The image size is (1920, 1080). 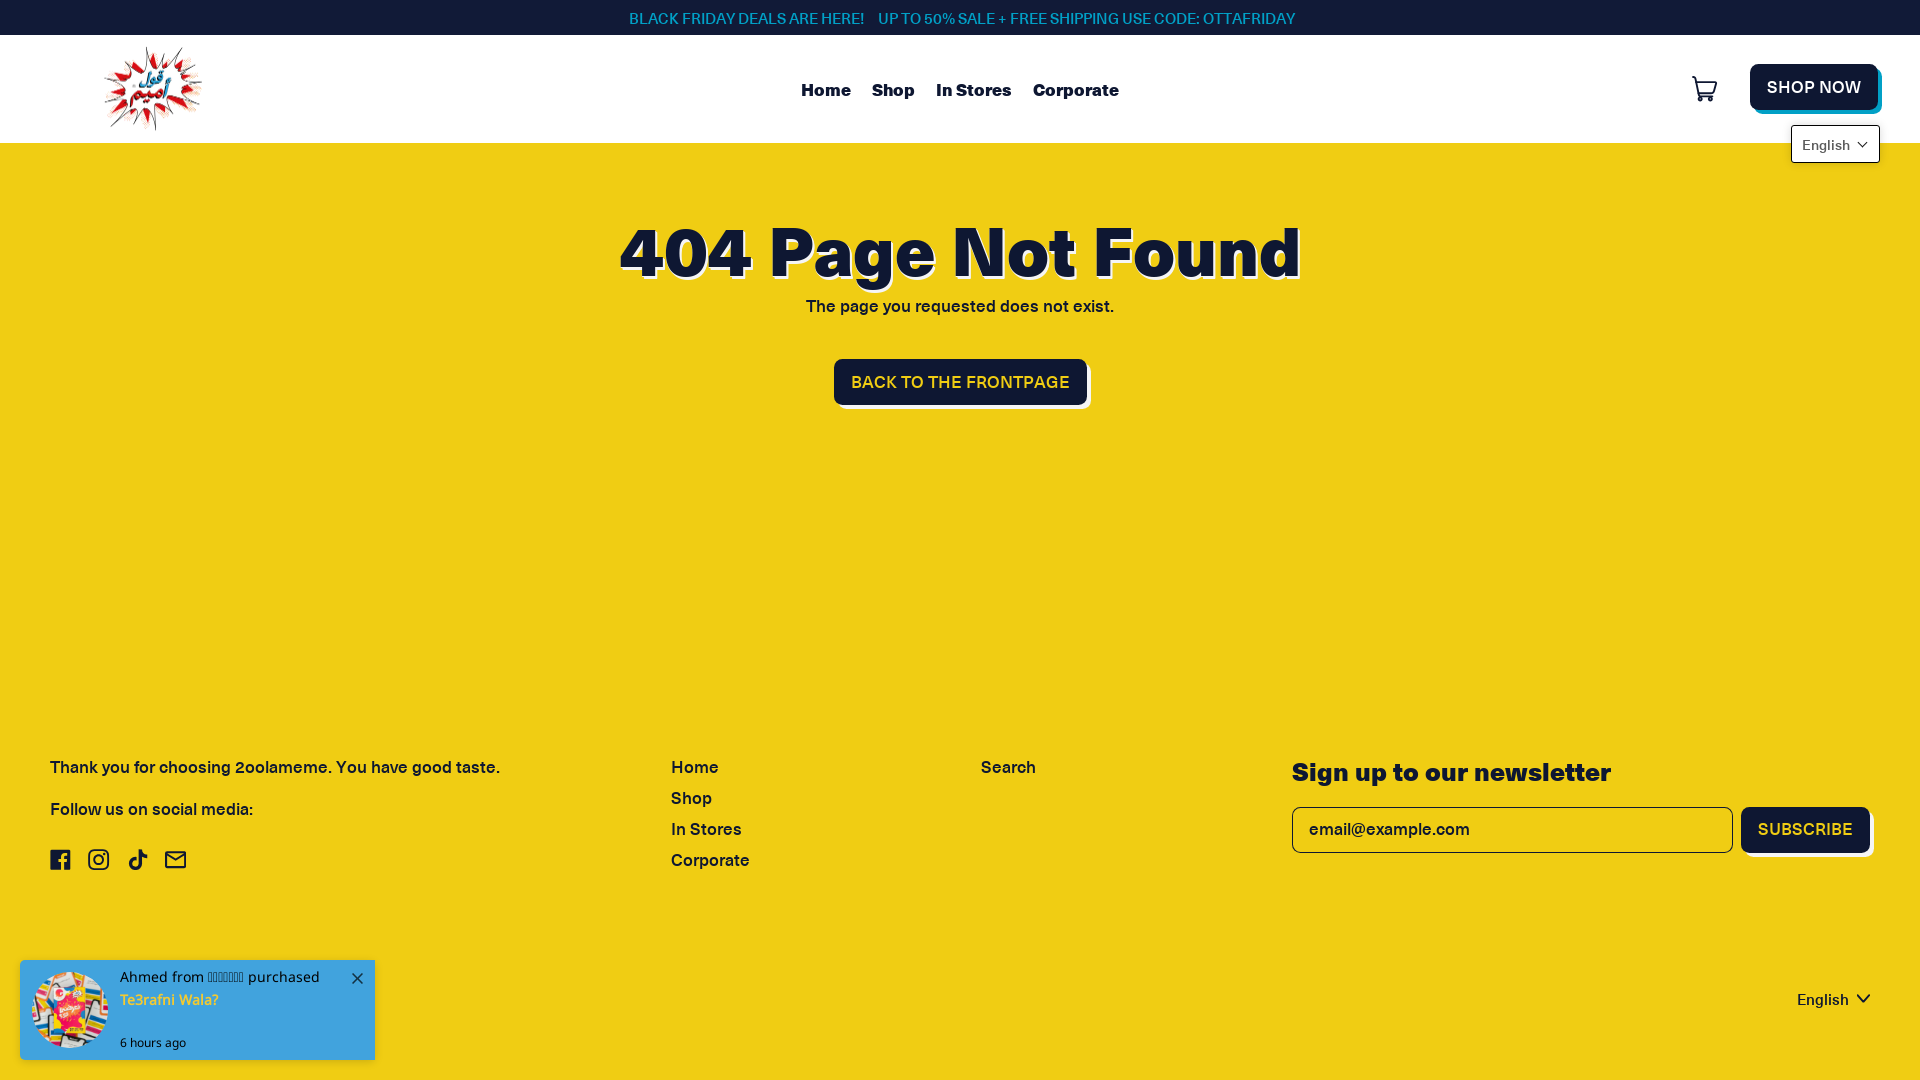 What do you see at coordinates (1704, 87) in the screenshot?
I see `'Cart` at bounding box center [1704, 87].